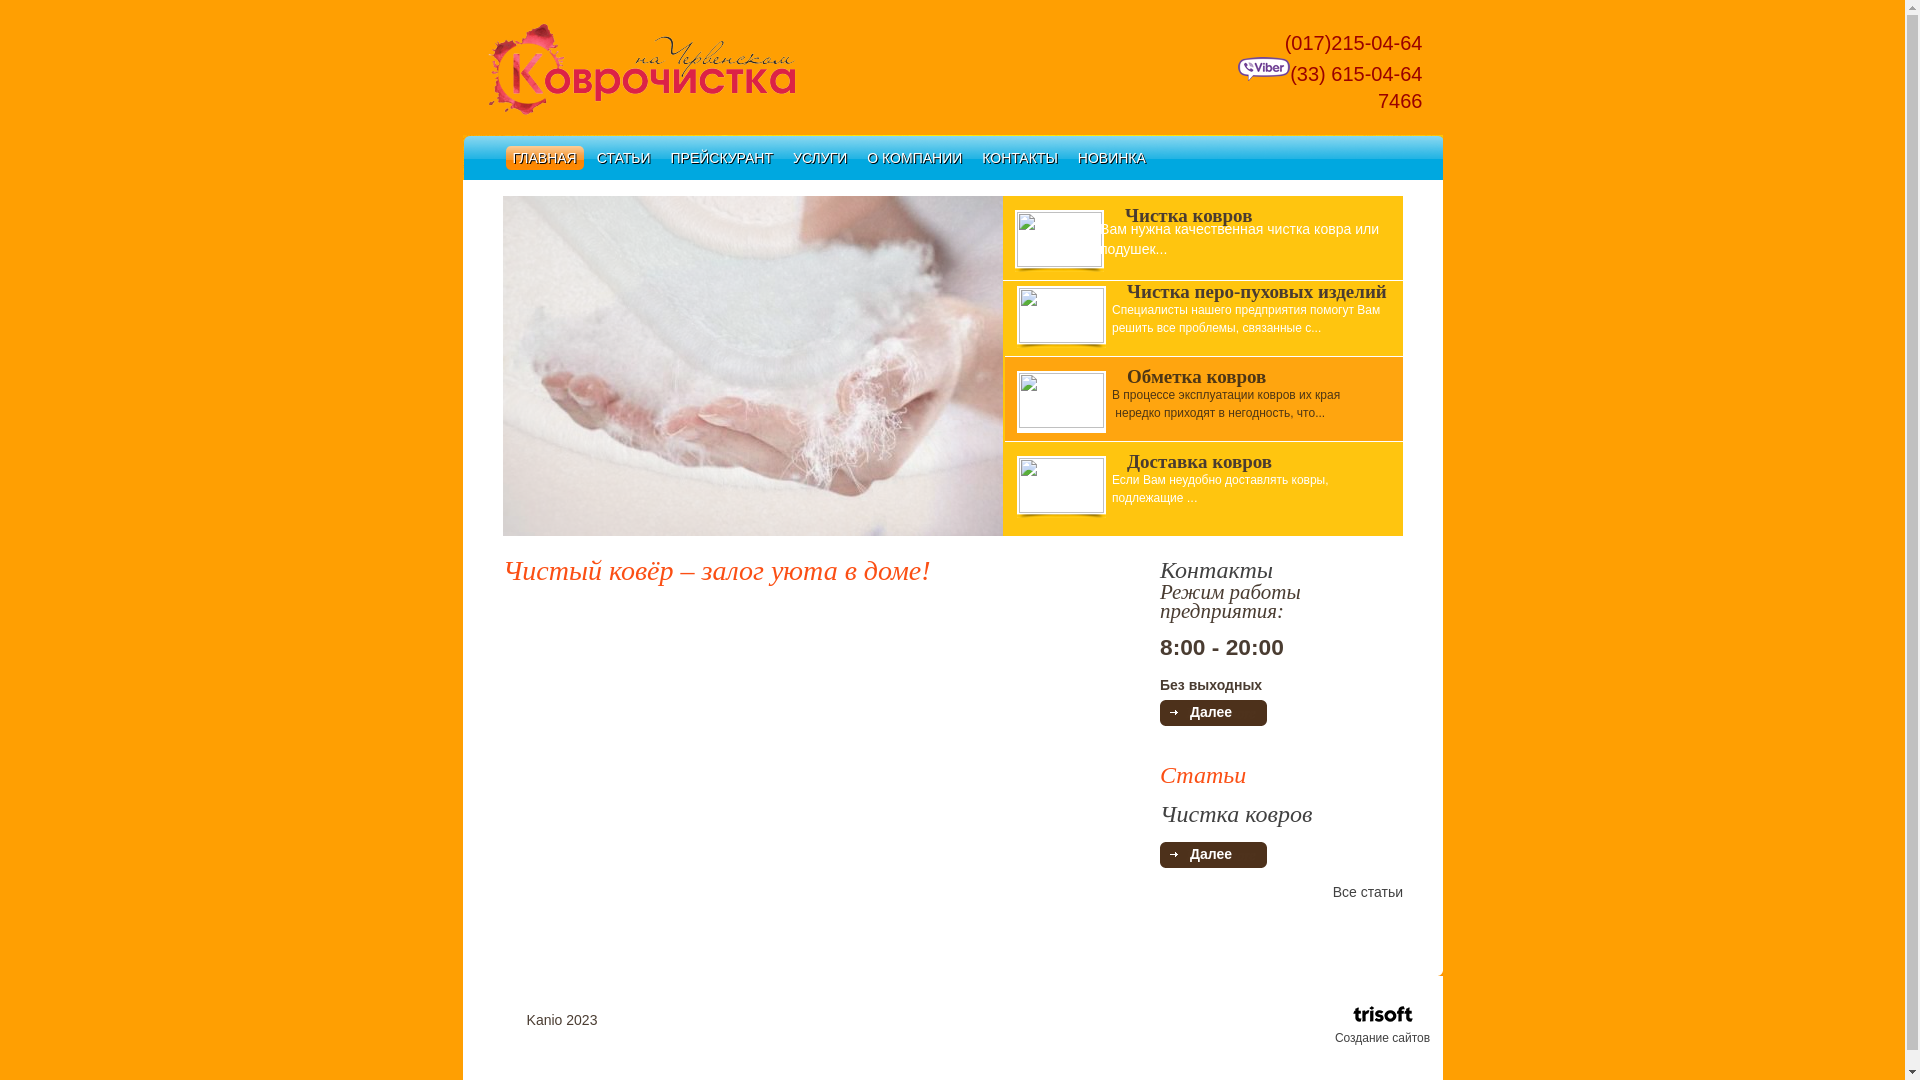 Image resolution: width=1920 pixels, height=1080 pixels. Describe the element at coordinates (518, 367) in the screenshot. I see `'Previous'` at that location.